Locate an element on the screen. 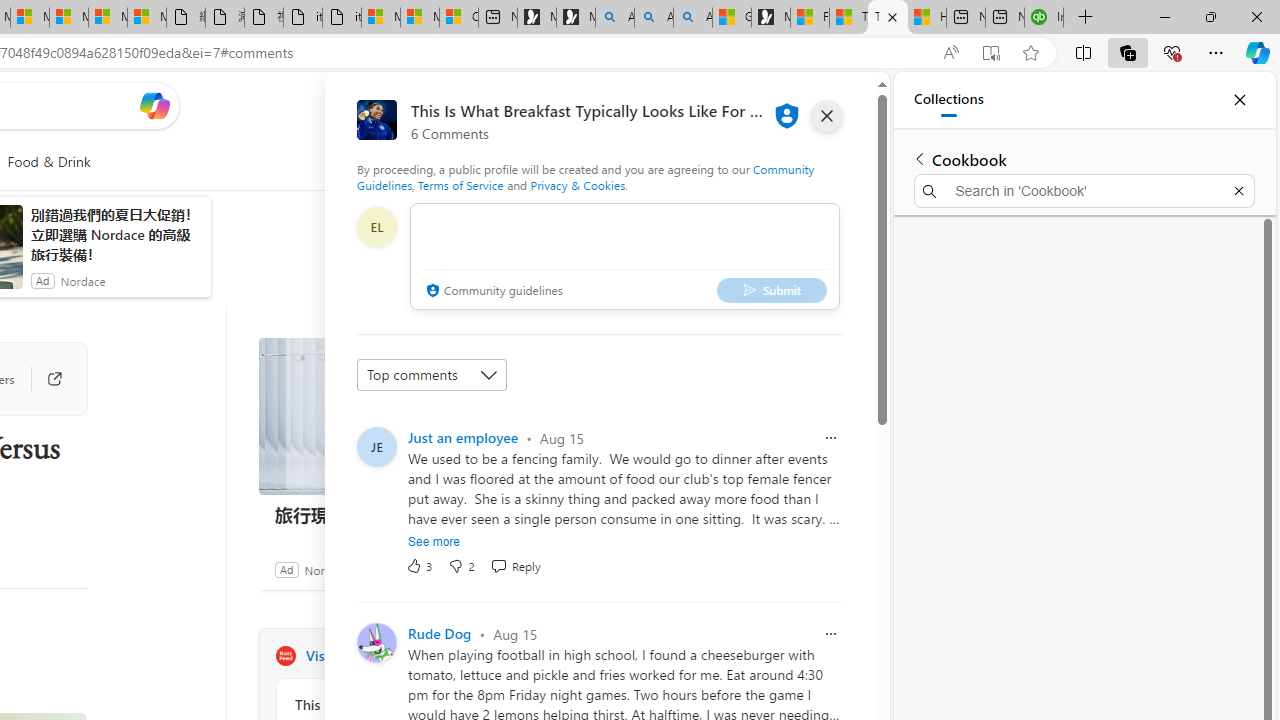  'Community guidelines' is located at coordinates (492, 291).